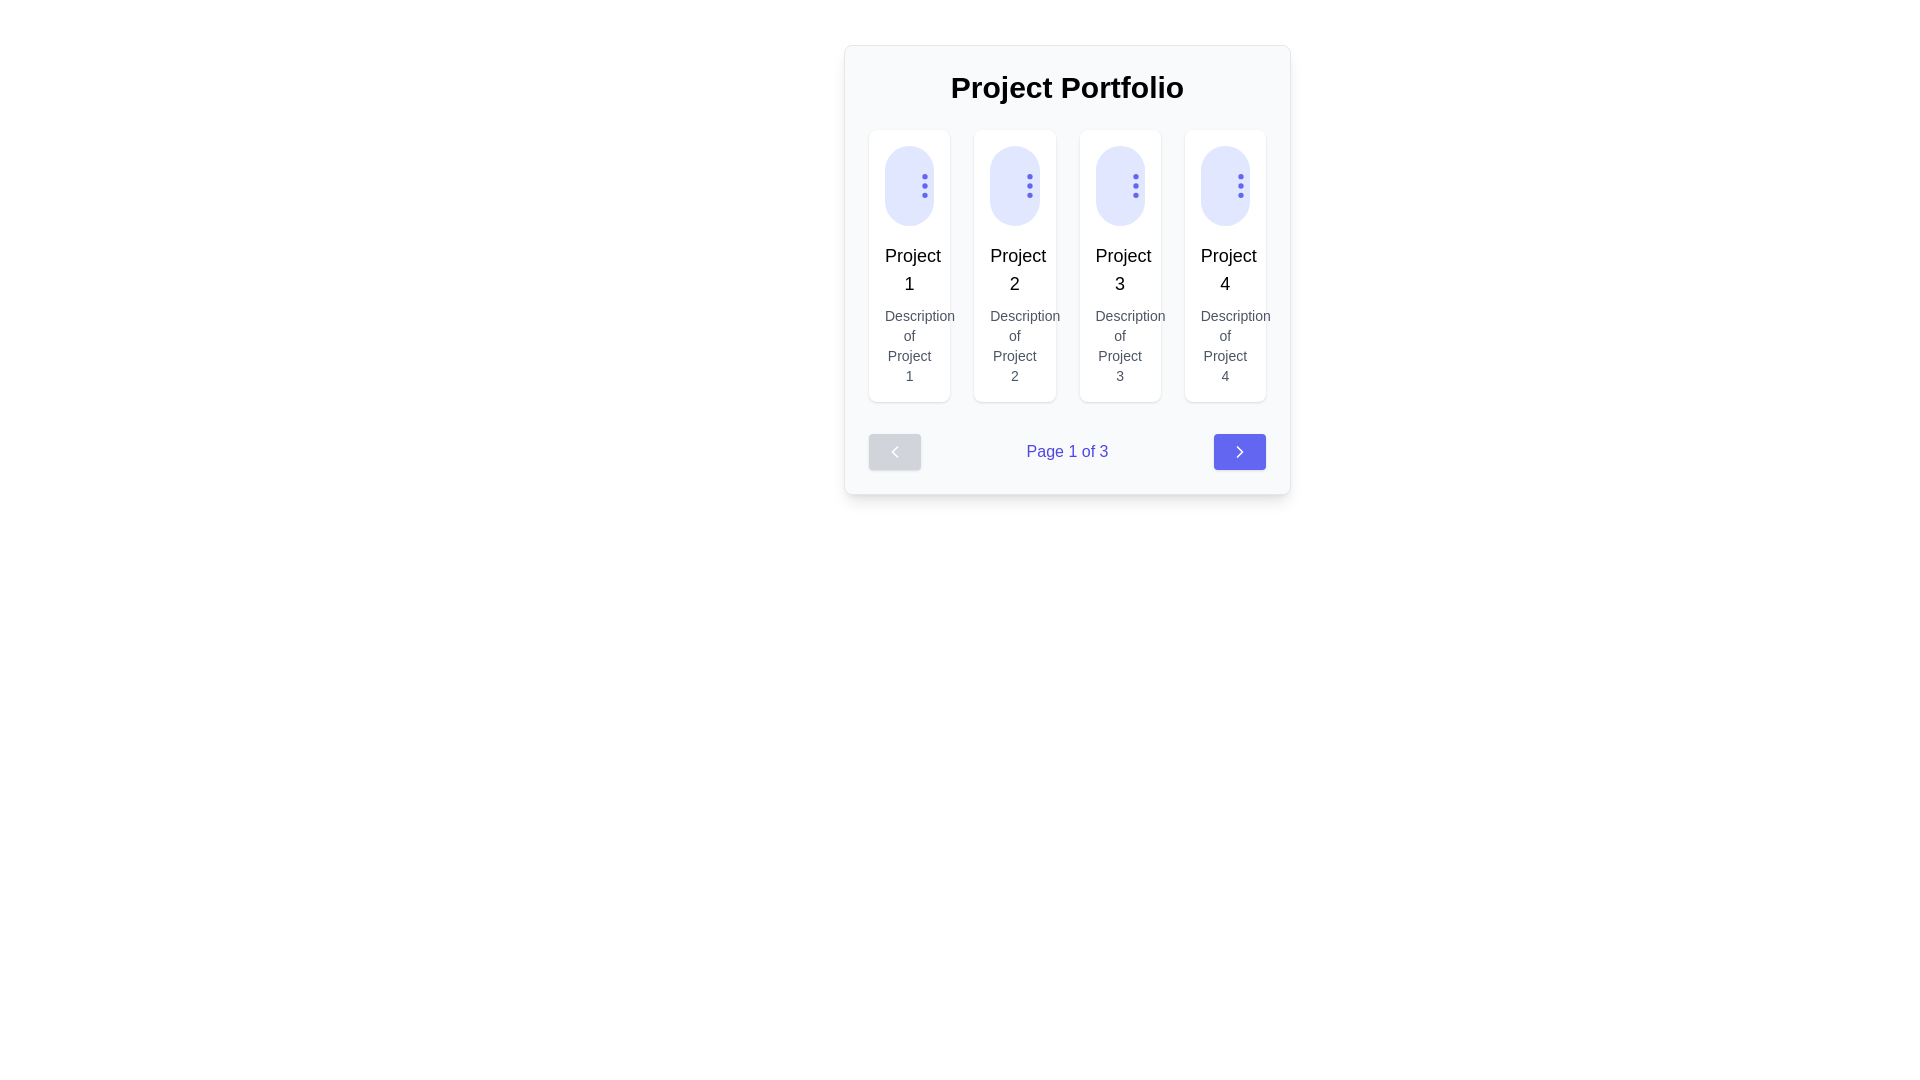 The width and height of the screenshot is (1920, 1080). What do you see at coordinates (1239, 185) in the screenshot?
I see `the vertical ellipsis icon located in the upper section of the Project 4 card` at bounding box center [1239, 185].